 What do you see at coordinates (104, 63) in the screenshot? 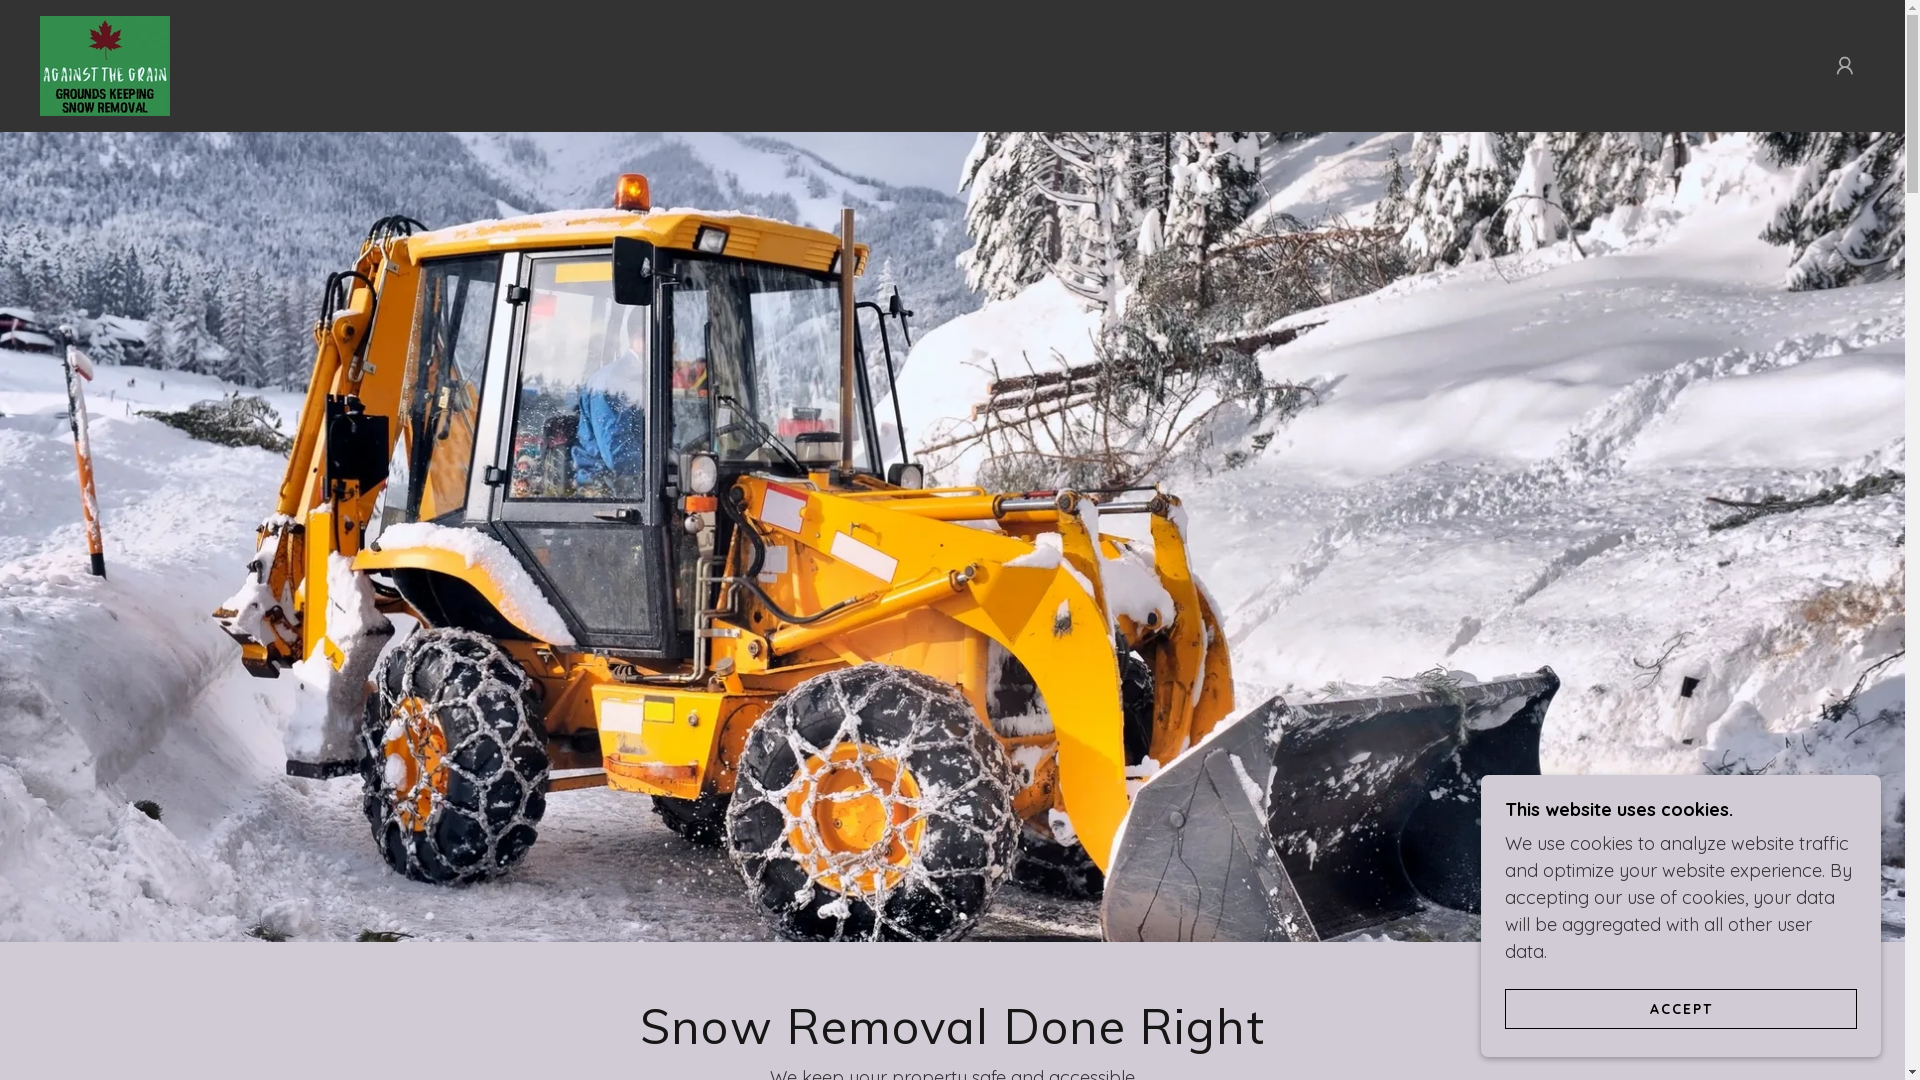
I see `'Against The Grain'` at bounding box center [104, 63].